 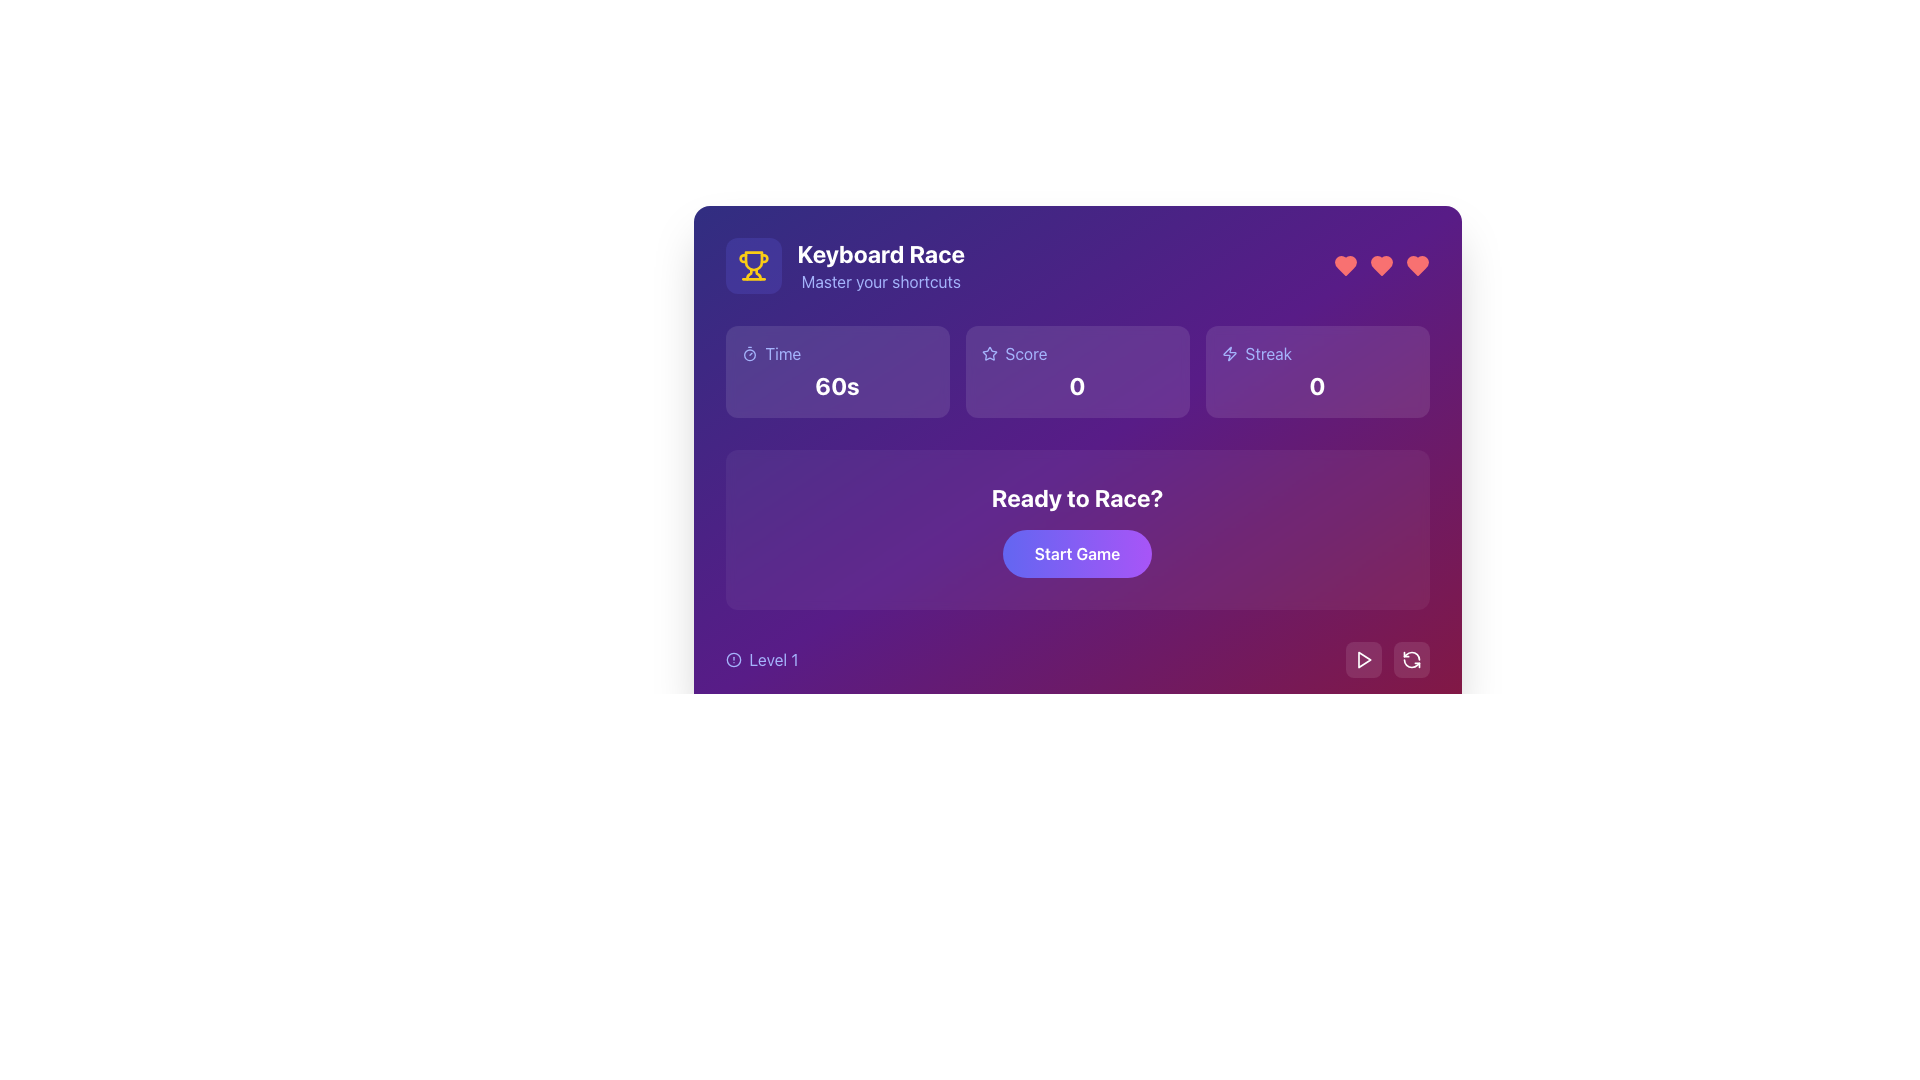 What do you see at coordinates (1026, 353) in the screenshot?
I see `the 'Score' text label, which is displayed in light blue within a purple rectangular box at the top center of the section` at bounding box center [1026, 353].